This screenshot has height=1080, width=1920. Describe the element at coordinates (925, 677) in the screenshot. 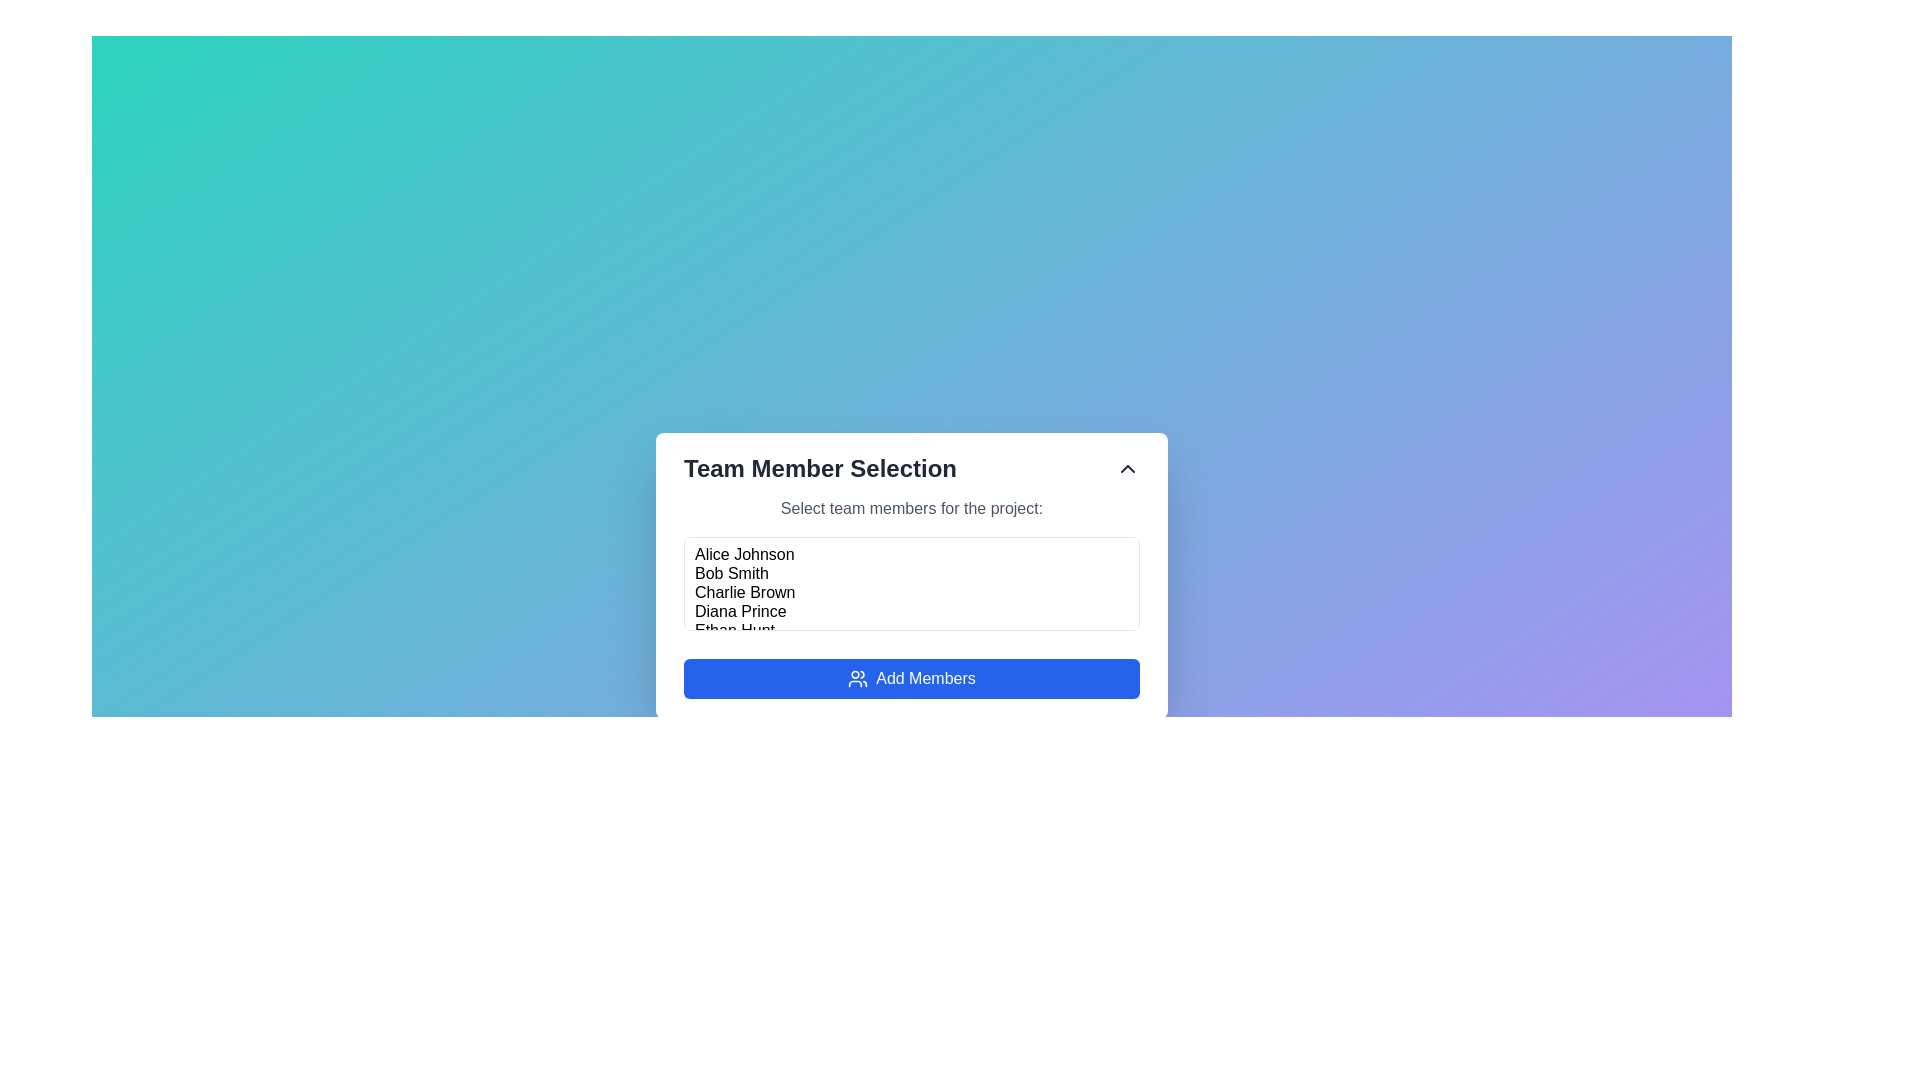

I see `the 'Add Members' button, which is a blue rectangular button with white sans-serif text, located at the bottom center of the 'Team Member Selection' modal` at that location.